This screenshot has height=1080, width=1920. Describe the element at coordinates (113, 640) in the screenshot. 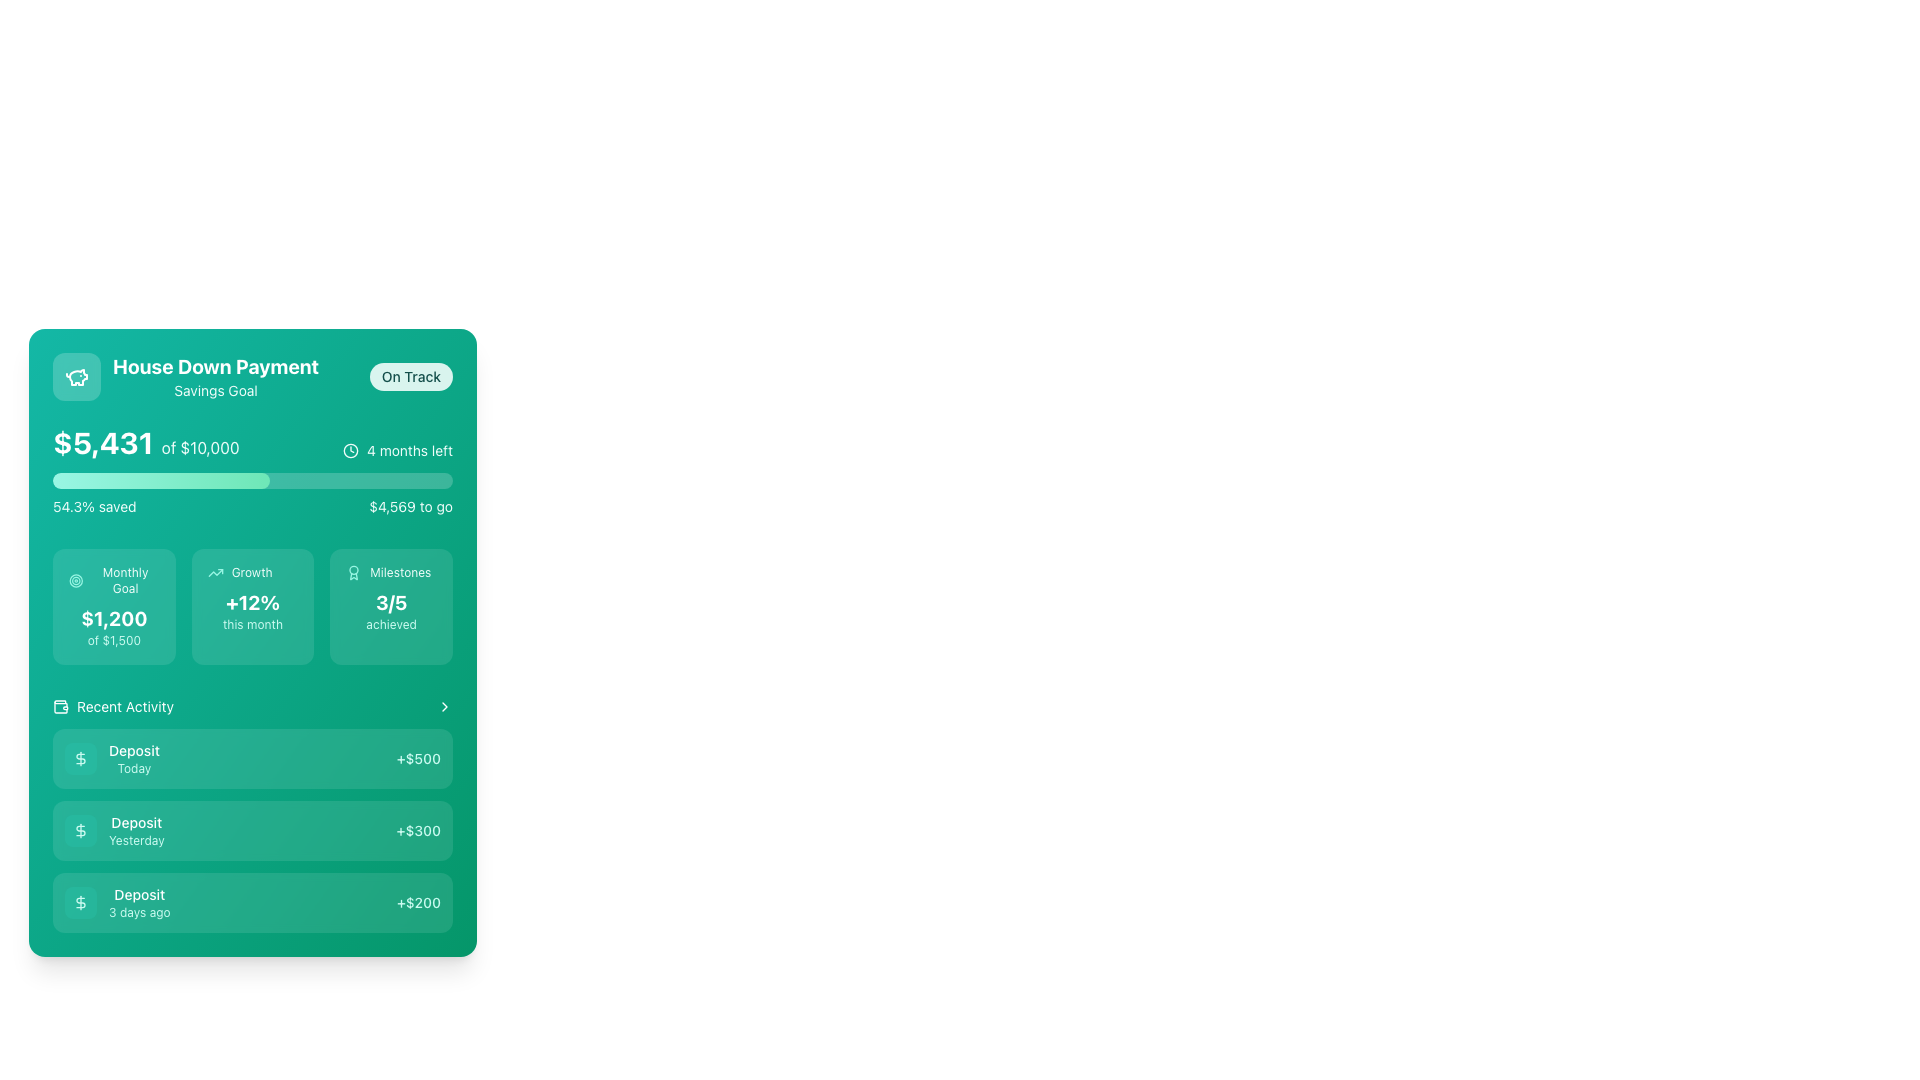

I see `the text label indicating the total goal amount beneath the '$1,200' text within the 'Monthly Goal' section` at that location.